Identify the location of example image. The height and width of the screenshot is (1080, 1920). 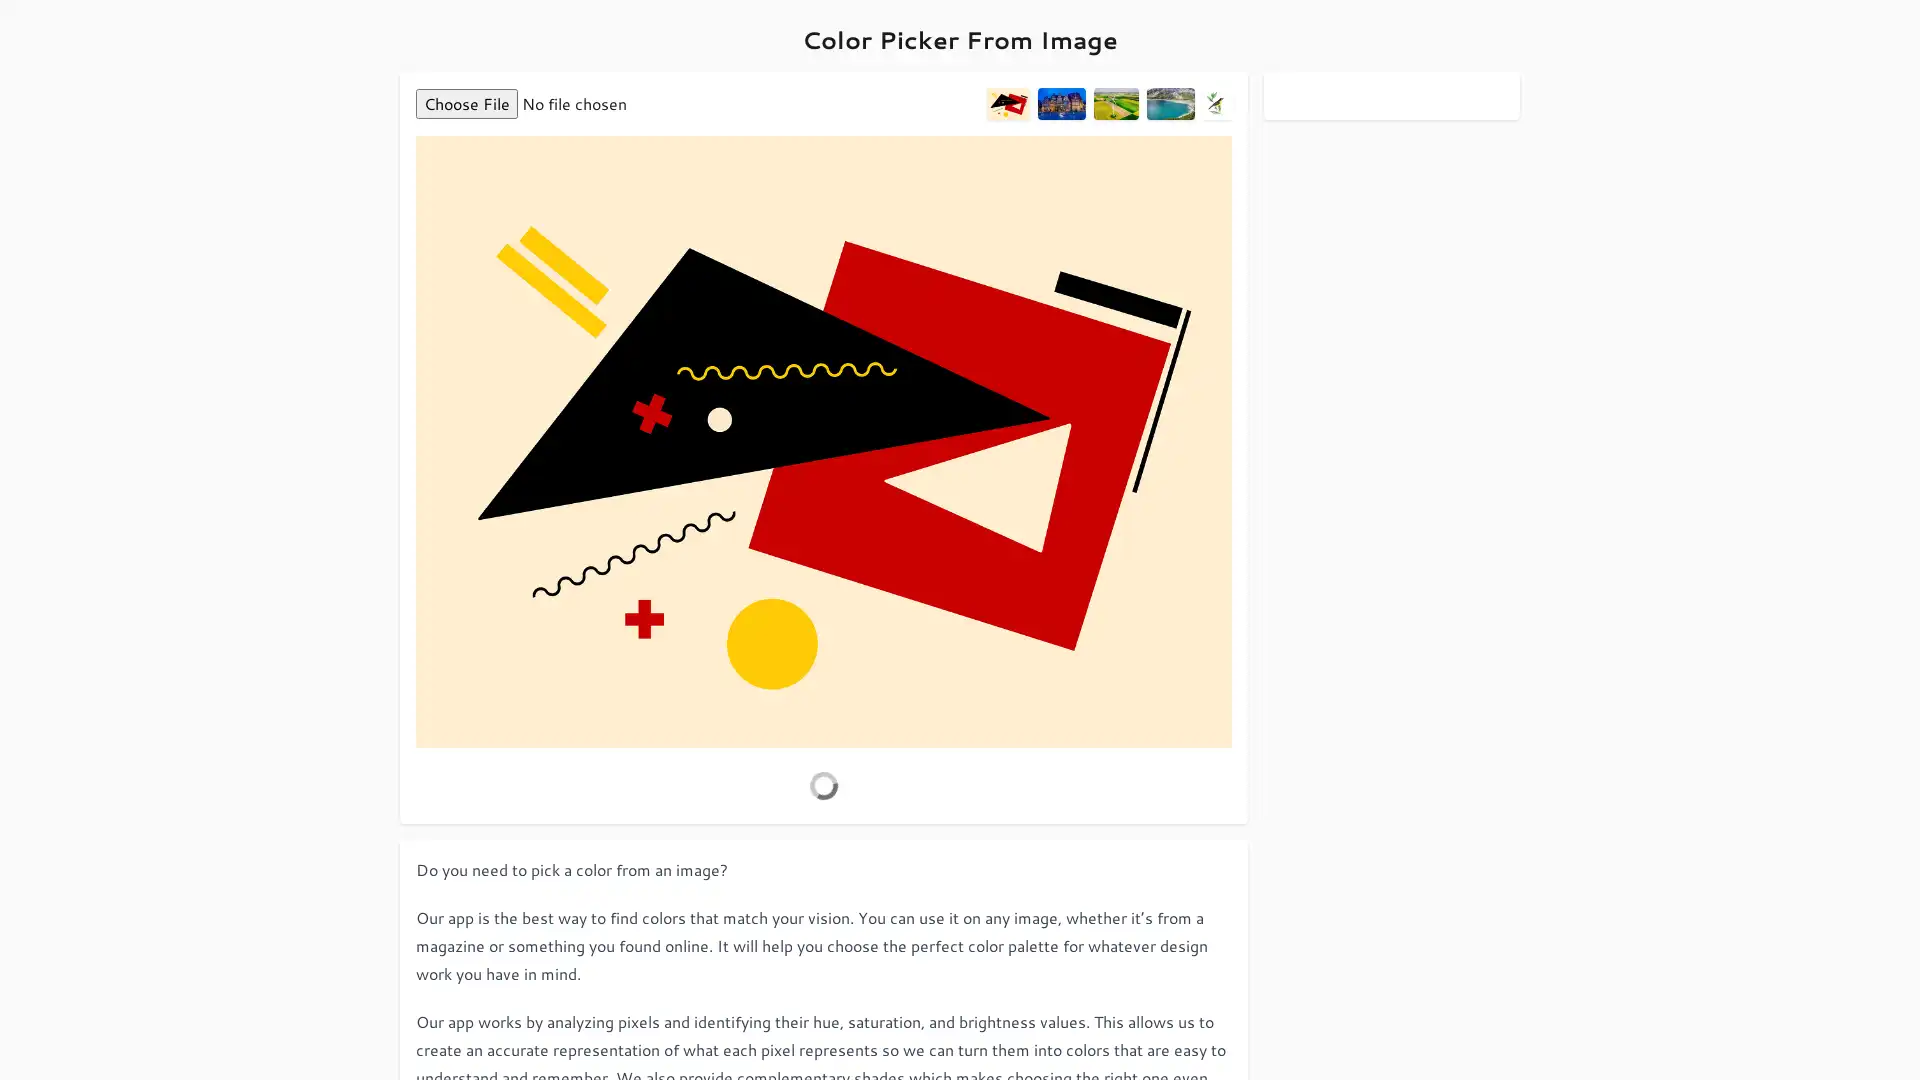
(1216, 104).